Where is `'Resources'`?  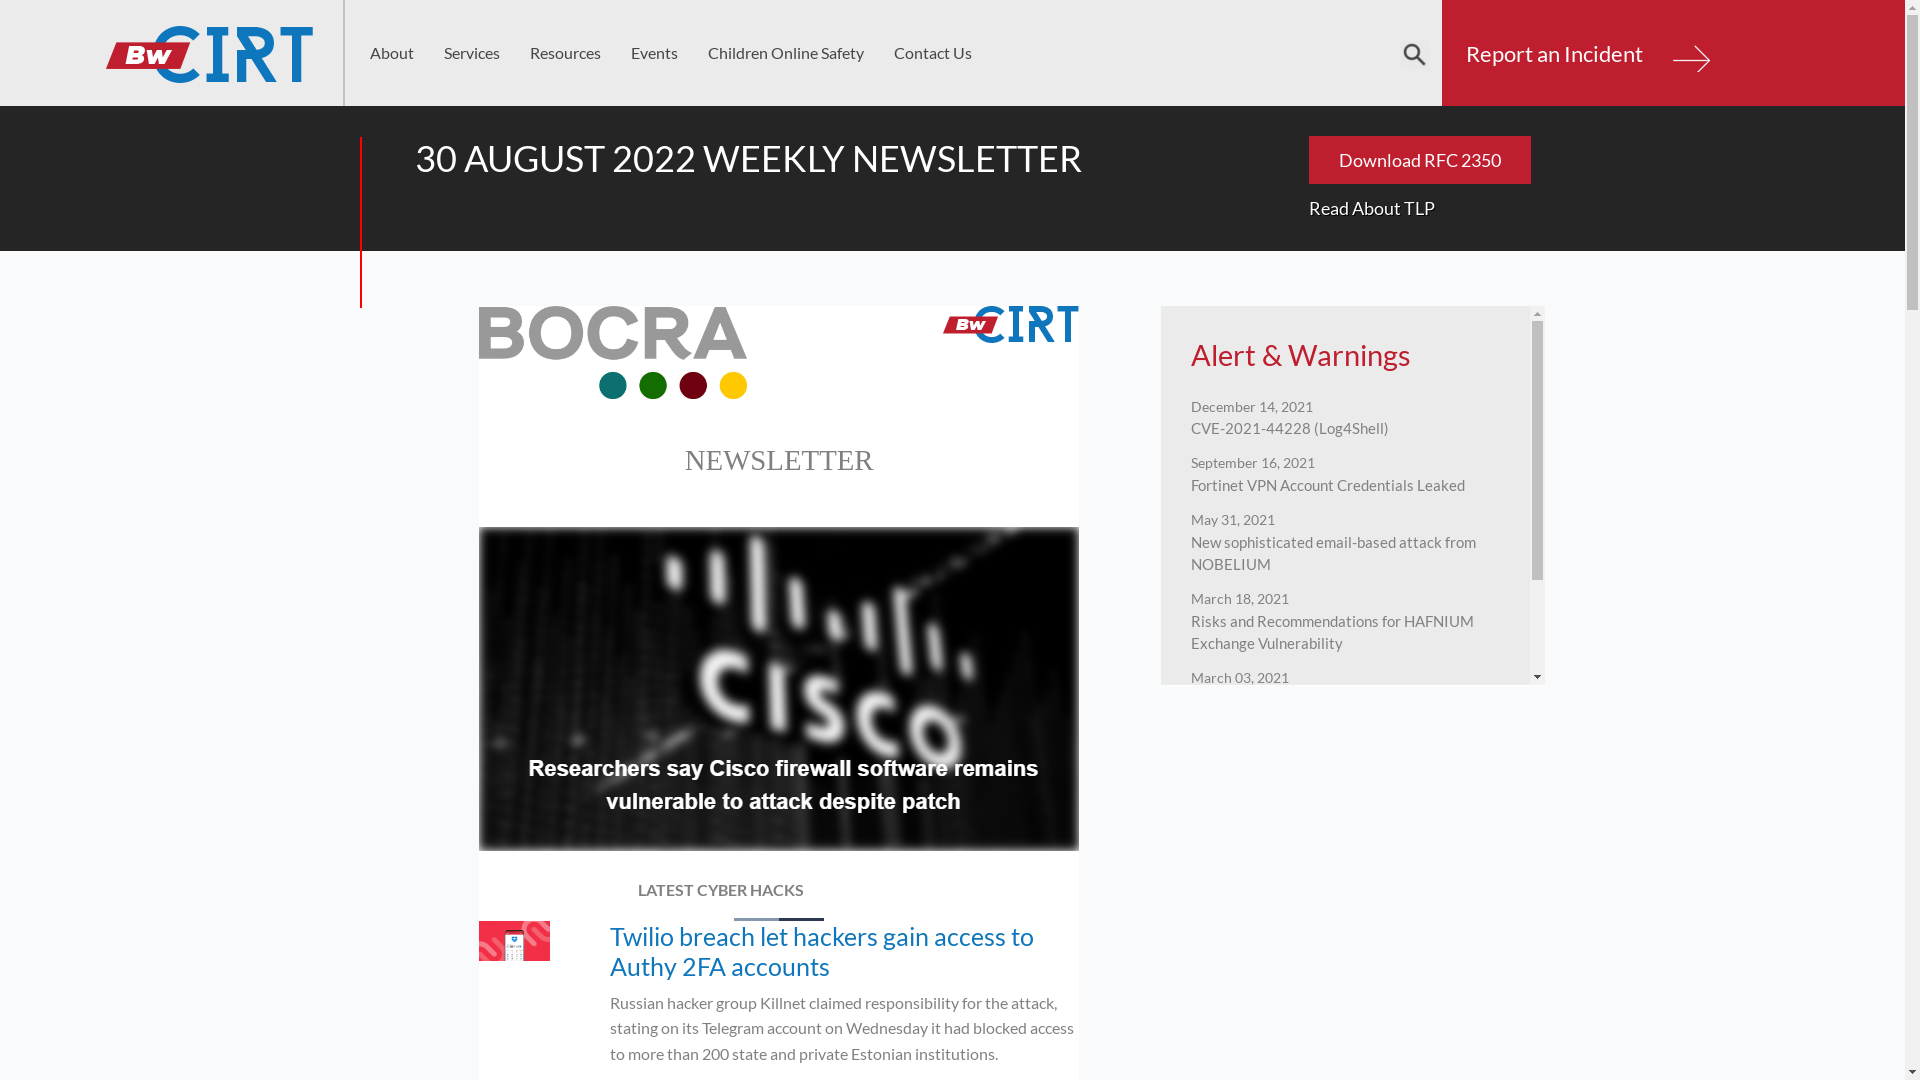 'Resources' is located at coordinates (564, 52).